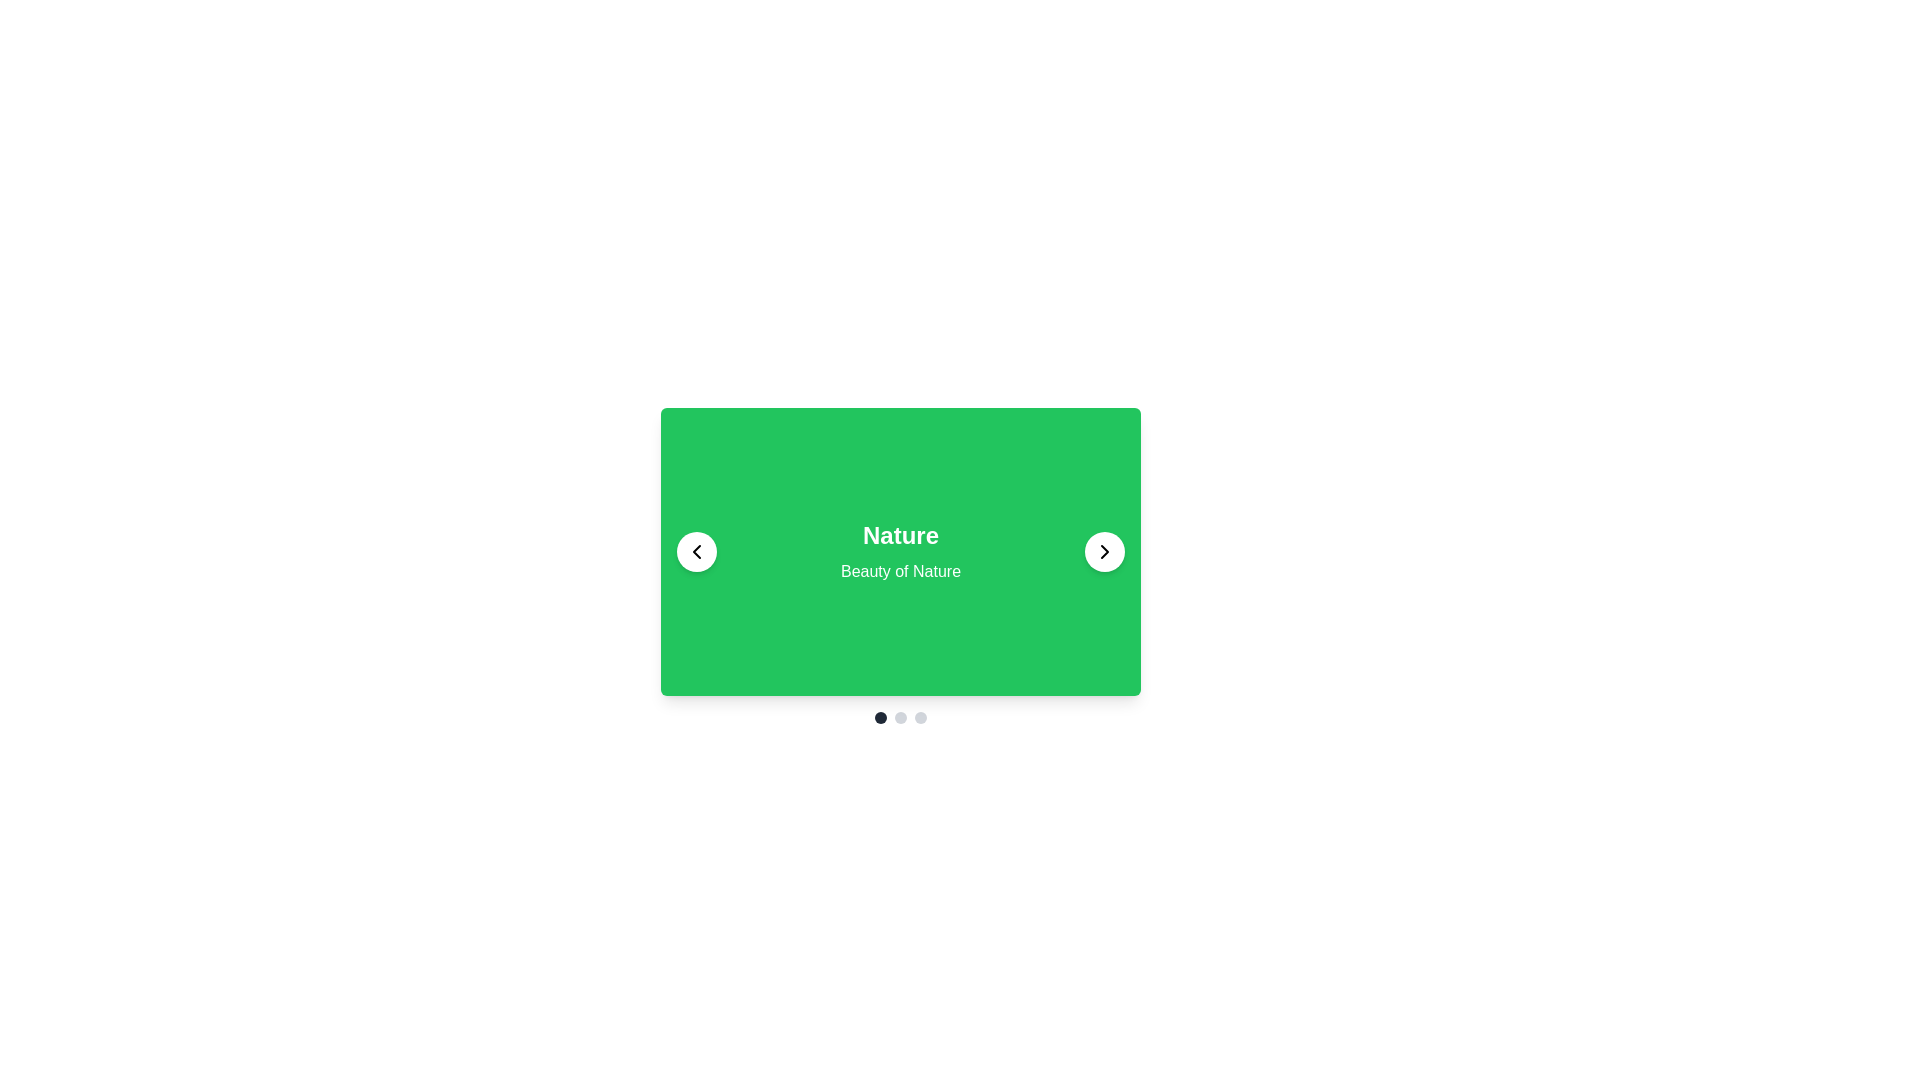 Image resolution: width=1920 pixels, height=1080 pixels. Describe the element at coordinates (696, 551) in the screenshot. I see `the circular button with a white background and a black left-pointing arrow icon` at that location.